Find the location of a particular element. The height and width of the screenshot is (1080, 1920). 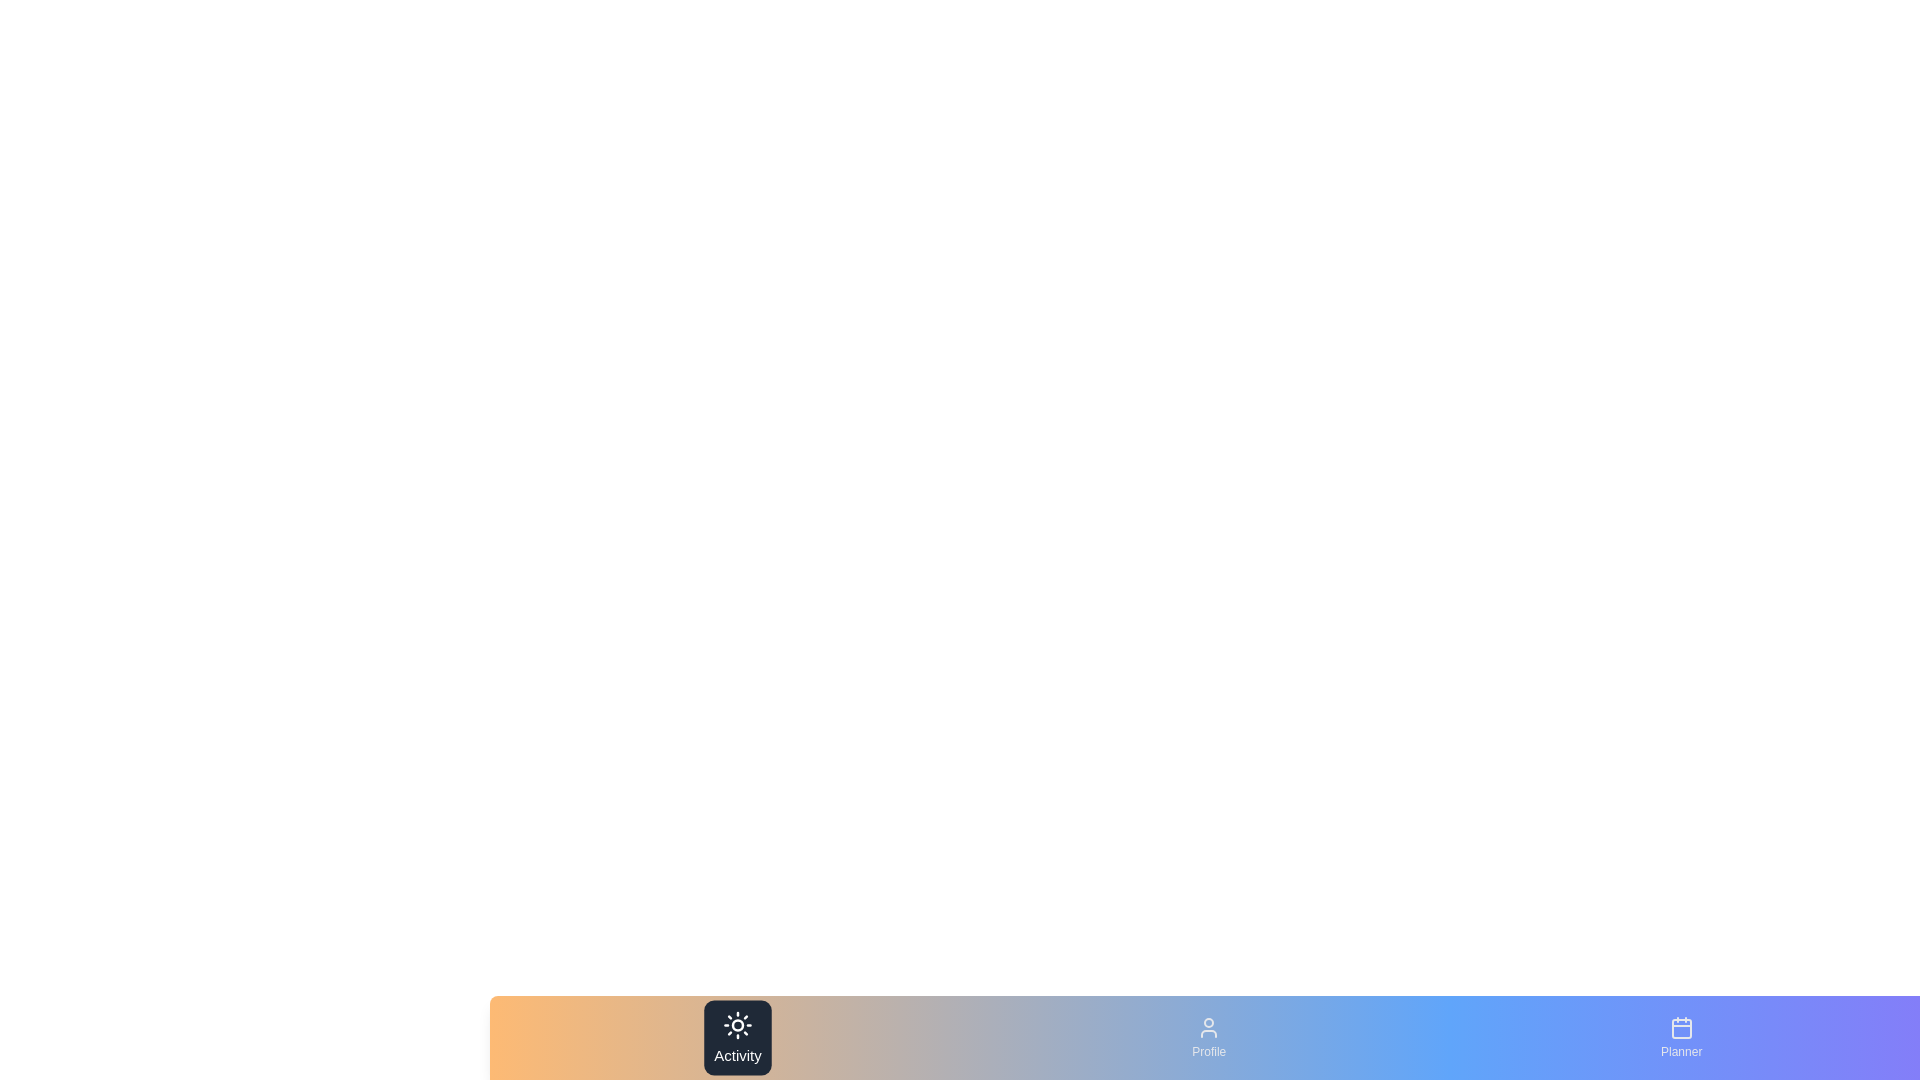

the tab labeled Planner to observe visual feedback is located at coordinates (1680, 1036).